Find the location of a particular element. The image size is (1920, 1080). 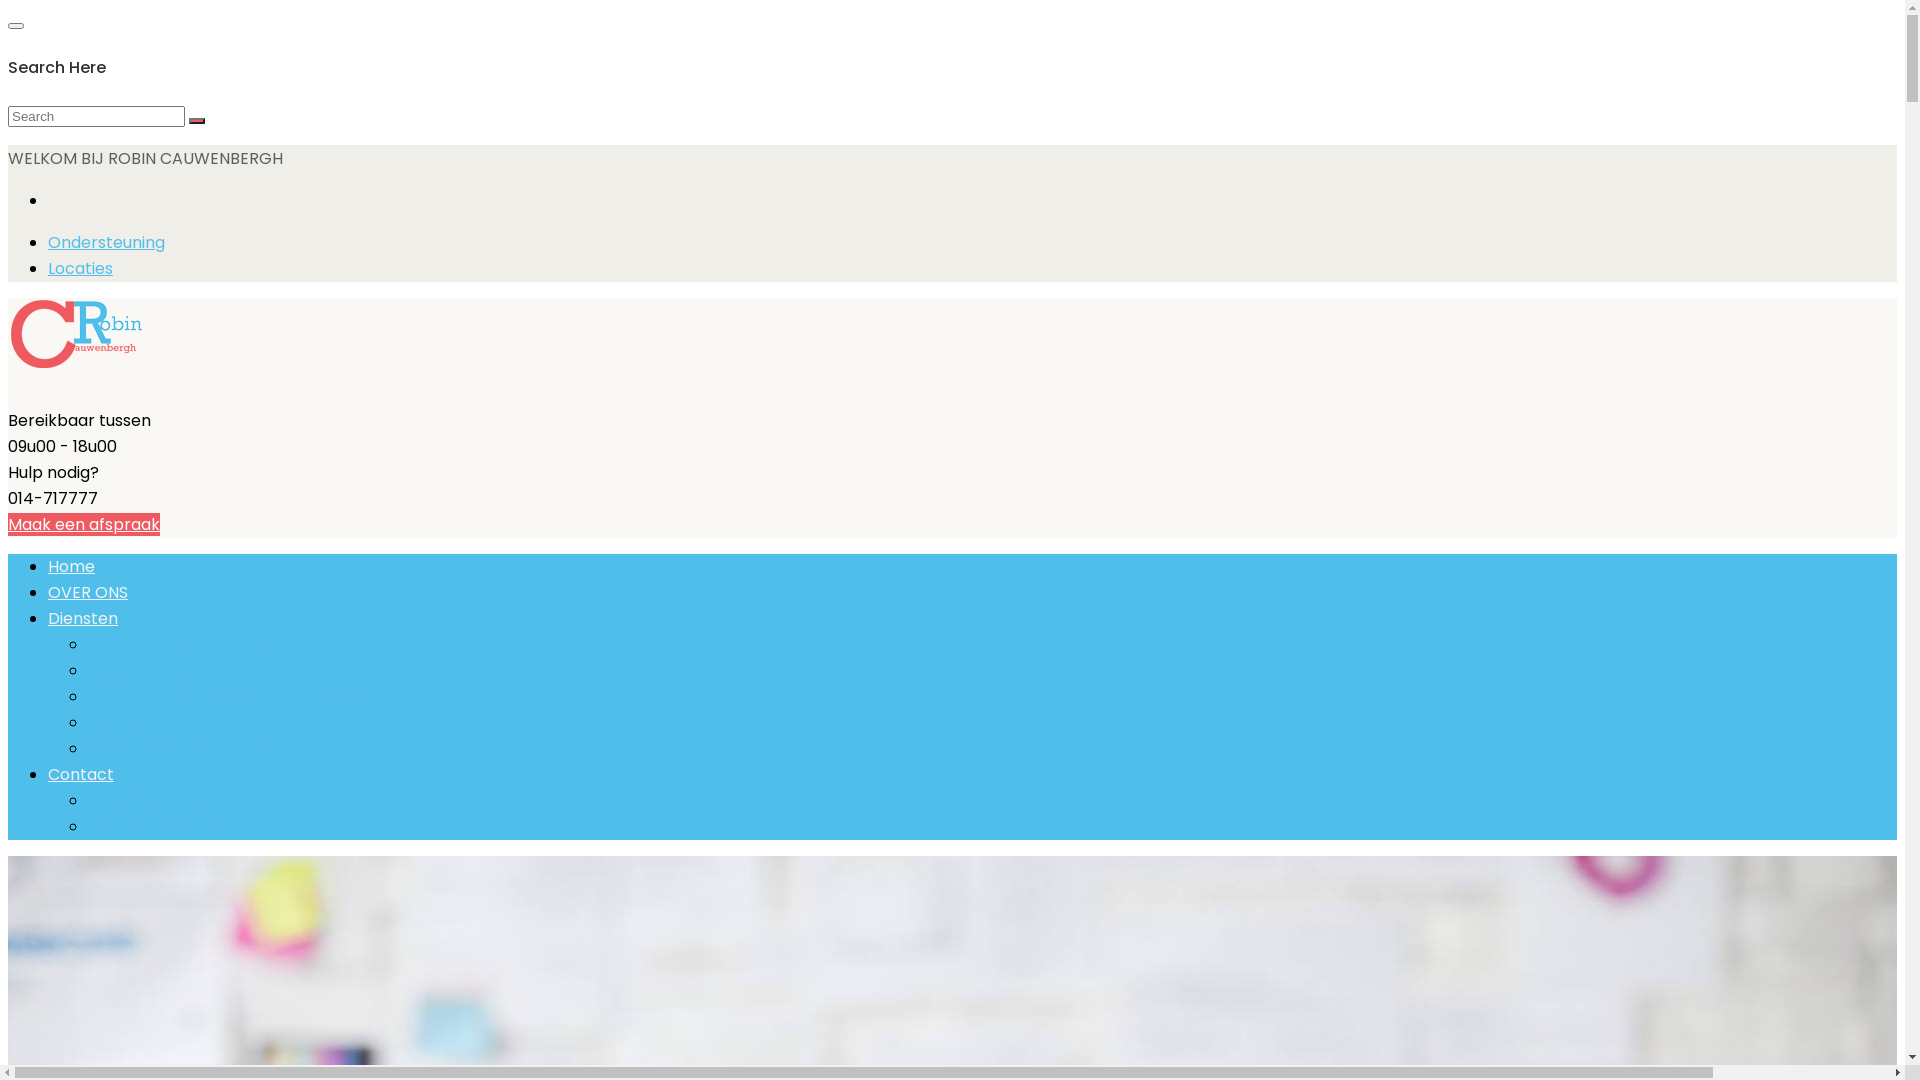

'Home' is located at coordinates (48, 566).